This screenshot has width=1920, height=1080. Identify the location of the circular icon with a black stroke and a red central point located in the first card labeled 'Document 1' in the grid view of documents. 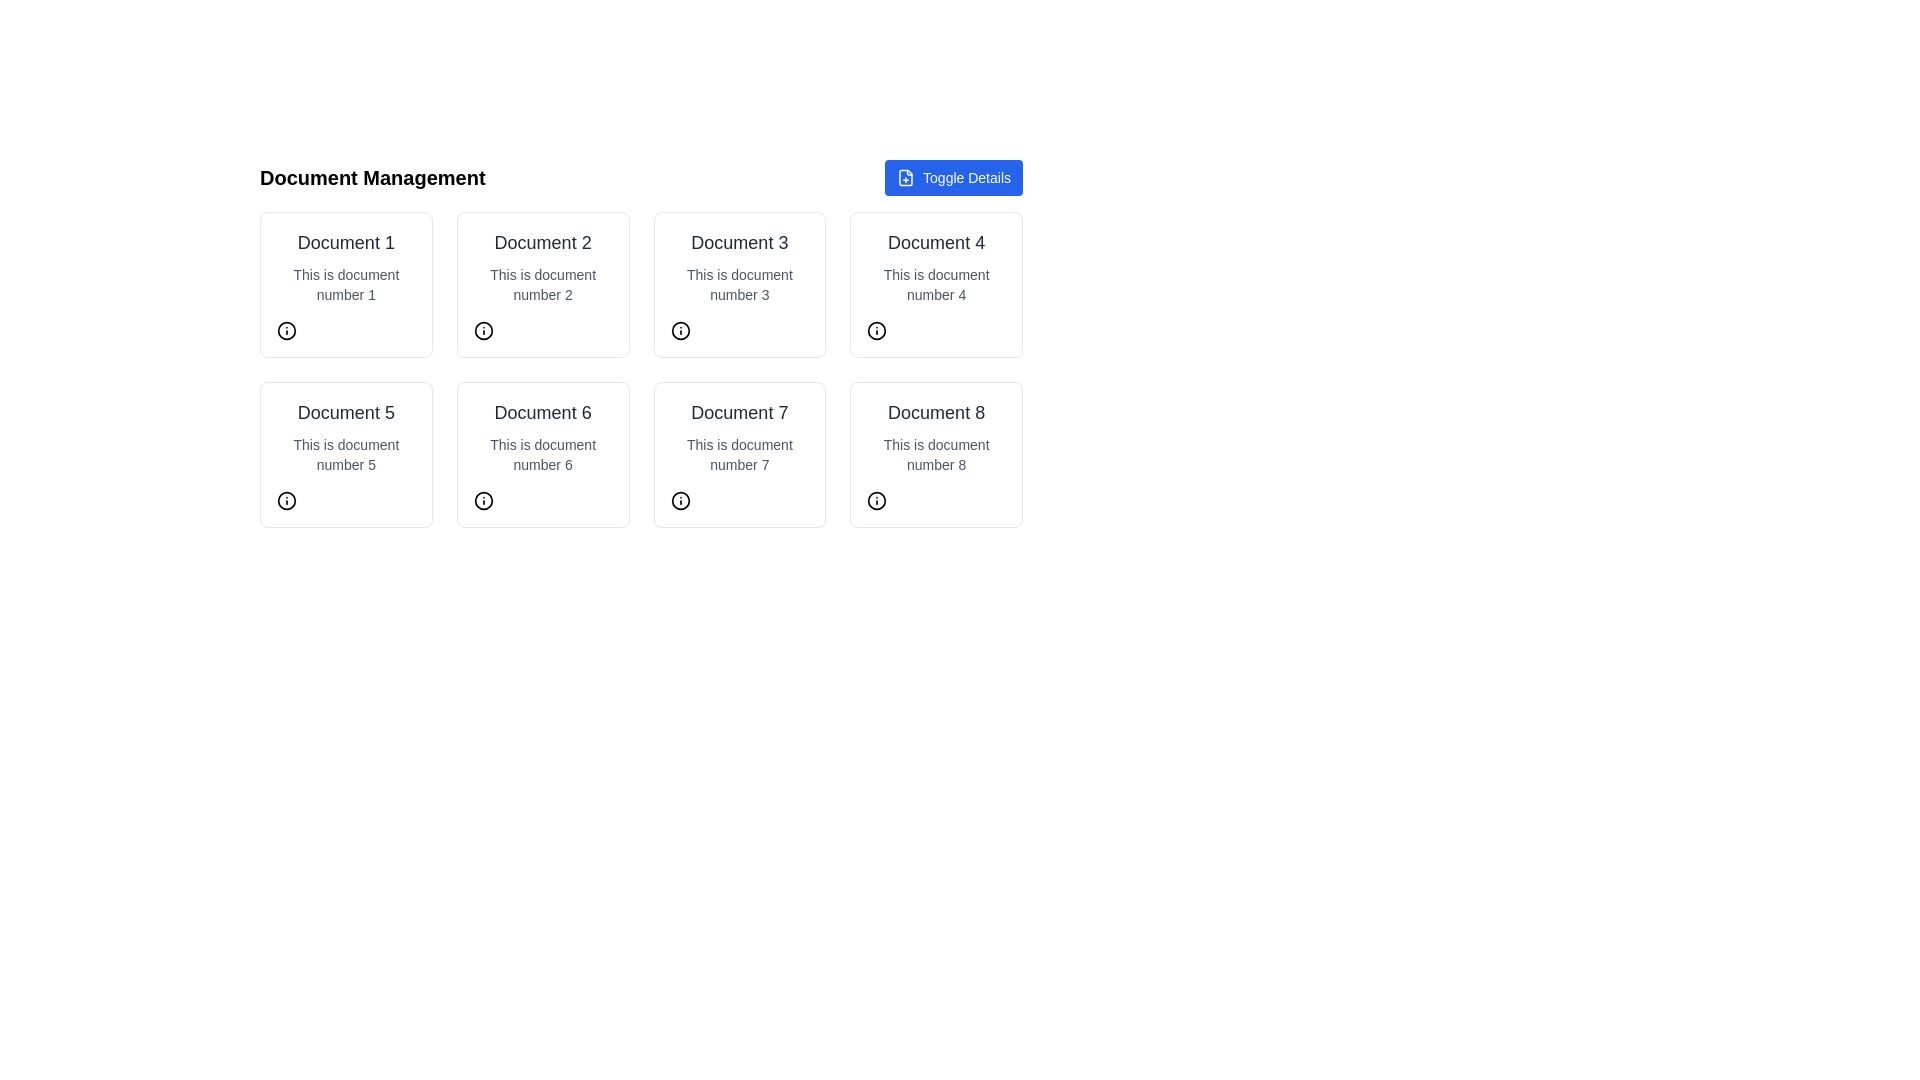
(286, 330).